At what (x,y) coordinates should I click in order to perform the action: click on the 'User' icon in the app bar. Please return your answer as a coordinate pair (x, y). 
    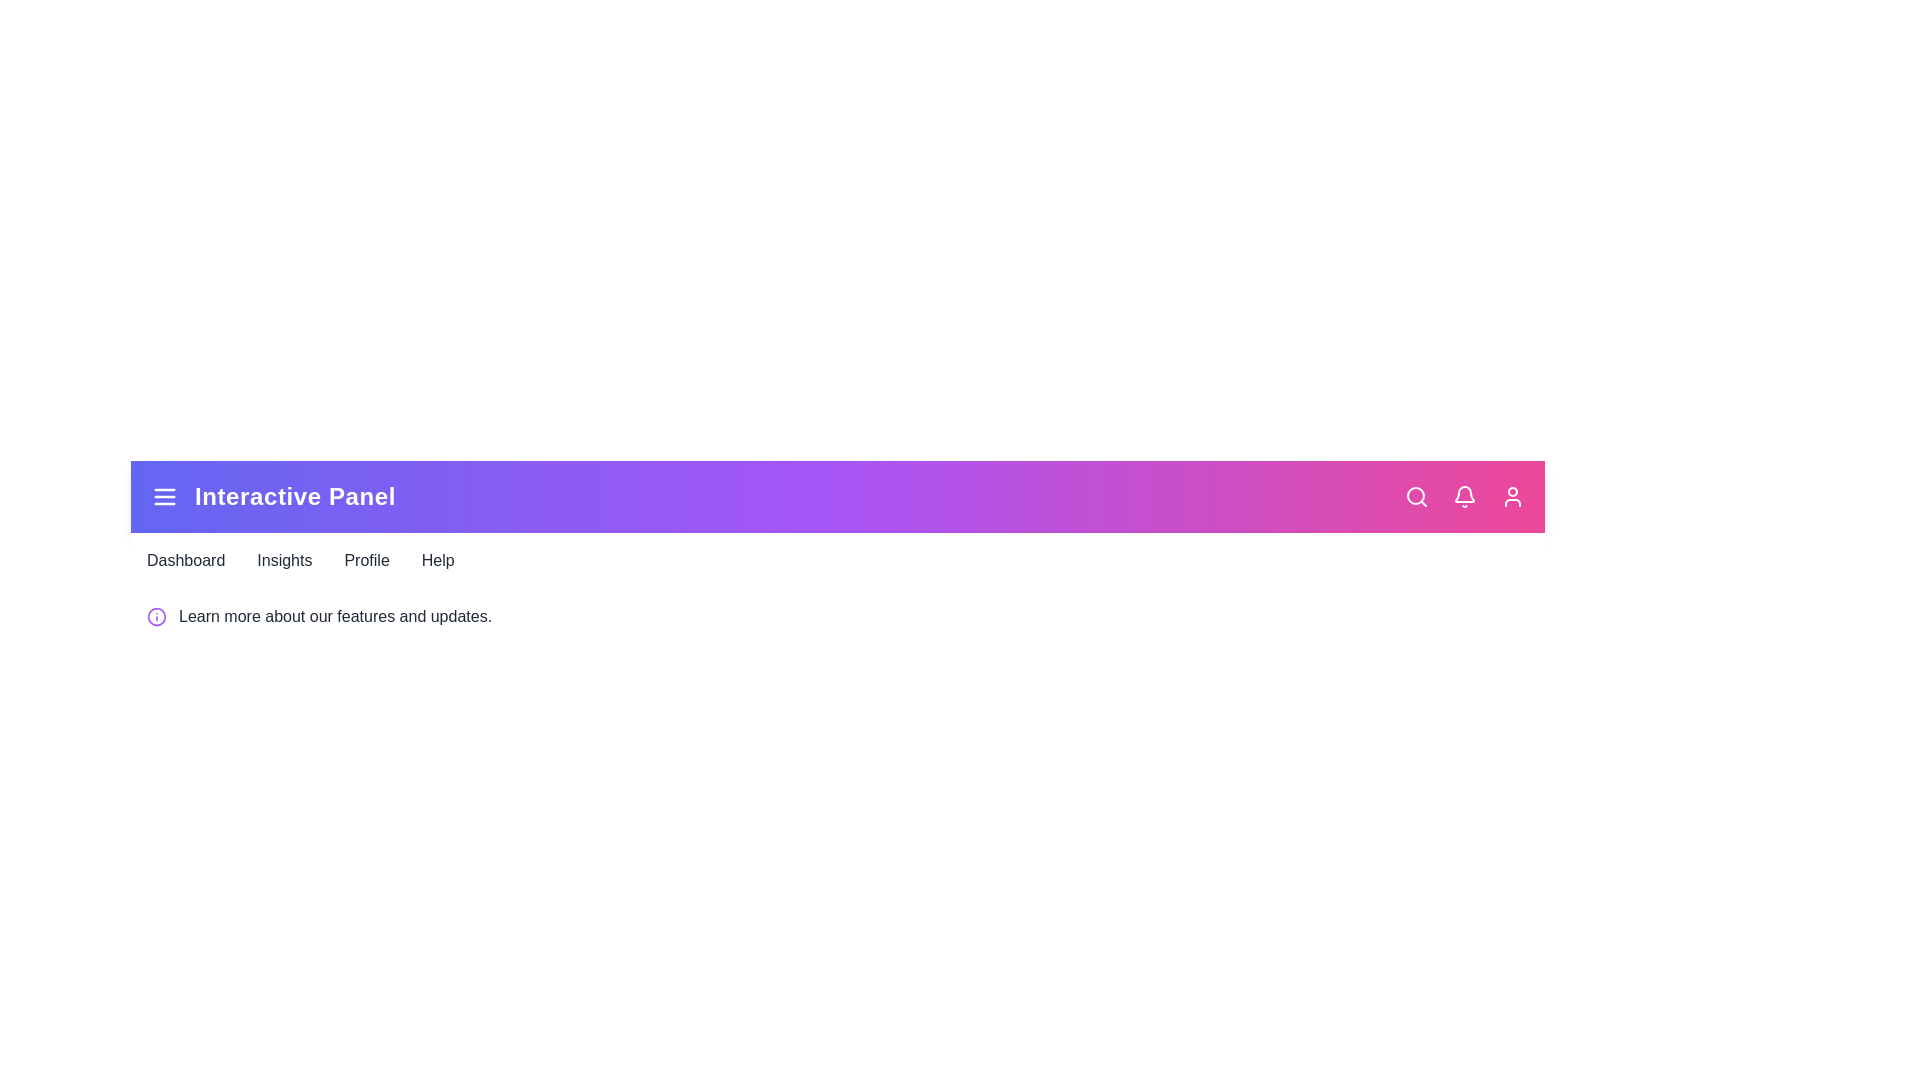
    Looking at the image, I should click on (1512, 496).